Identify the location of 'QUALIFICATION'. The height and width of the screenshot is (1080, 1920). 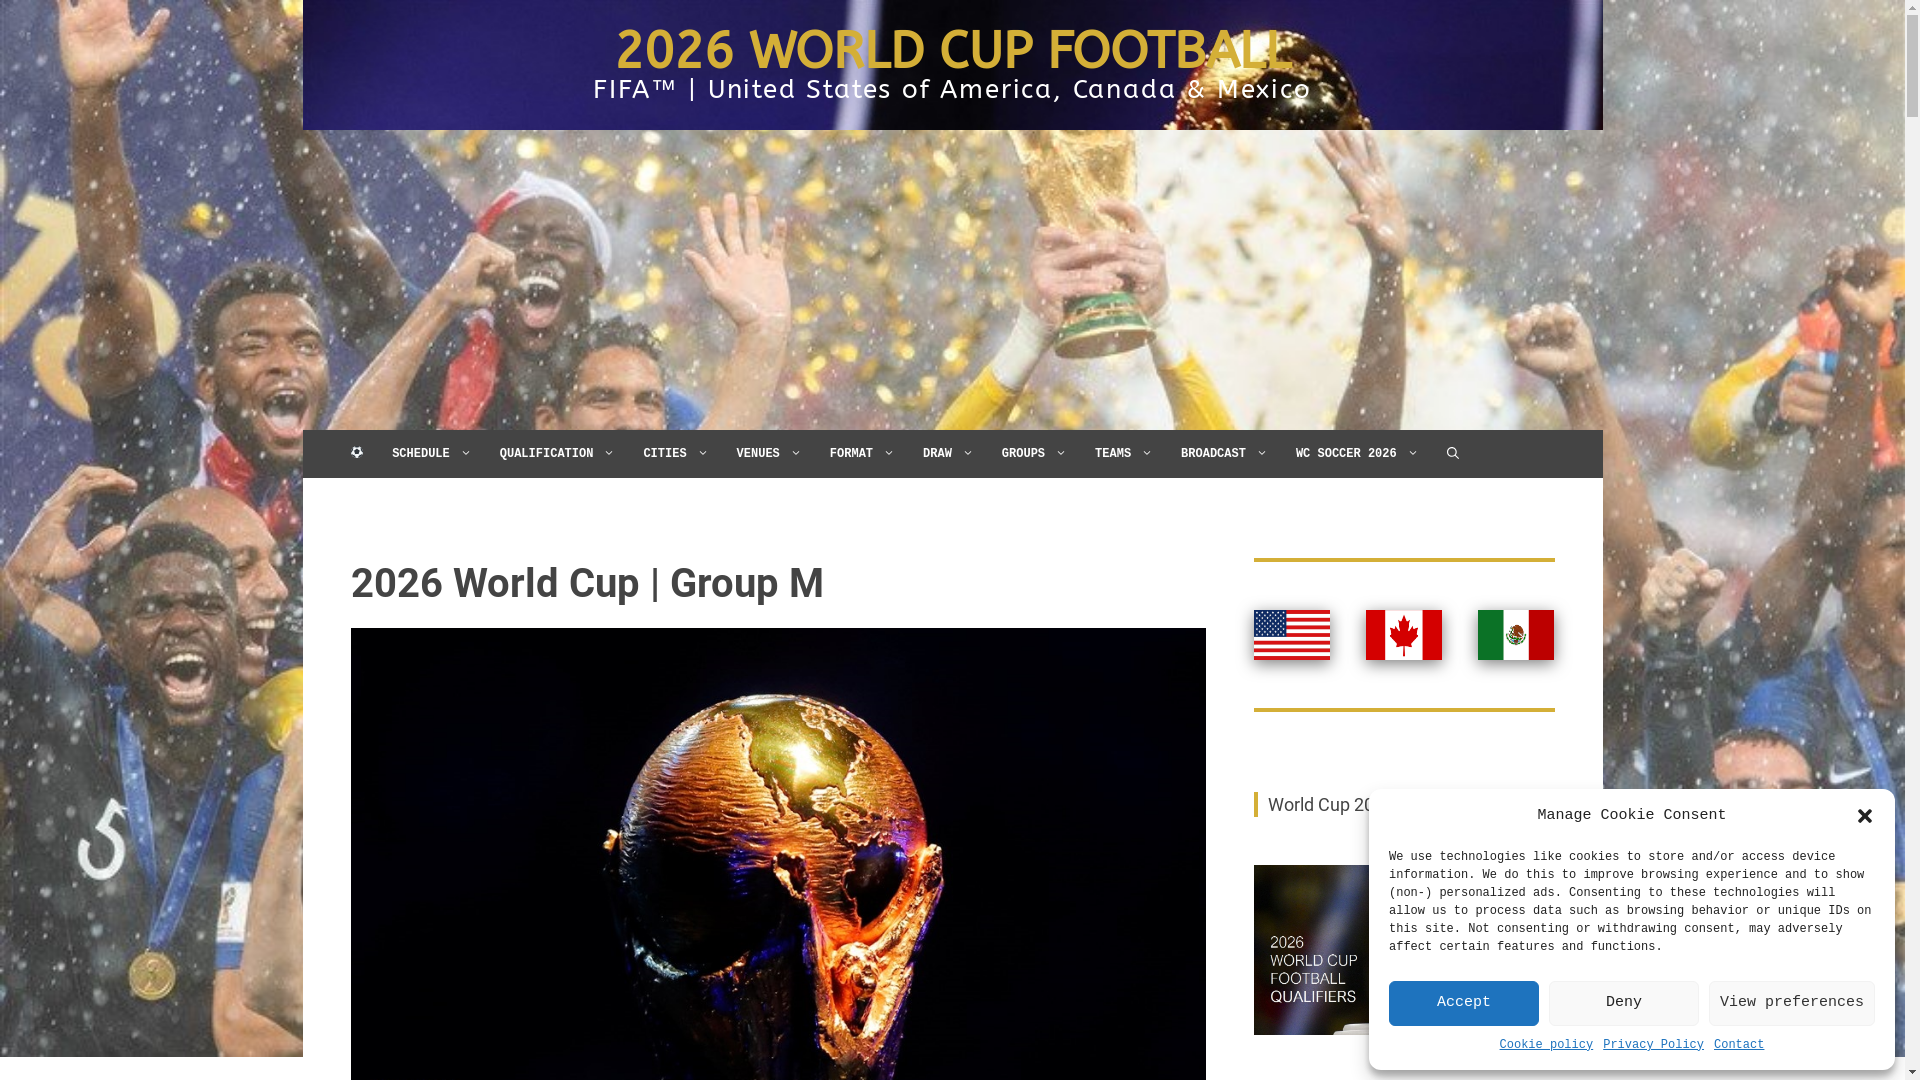
(485, 454).